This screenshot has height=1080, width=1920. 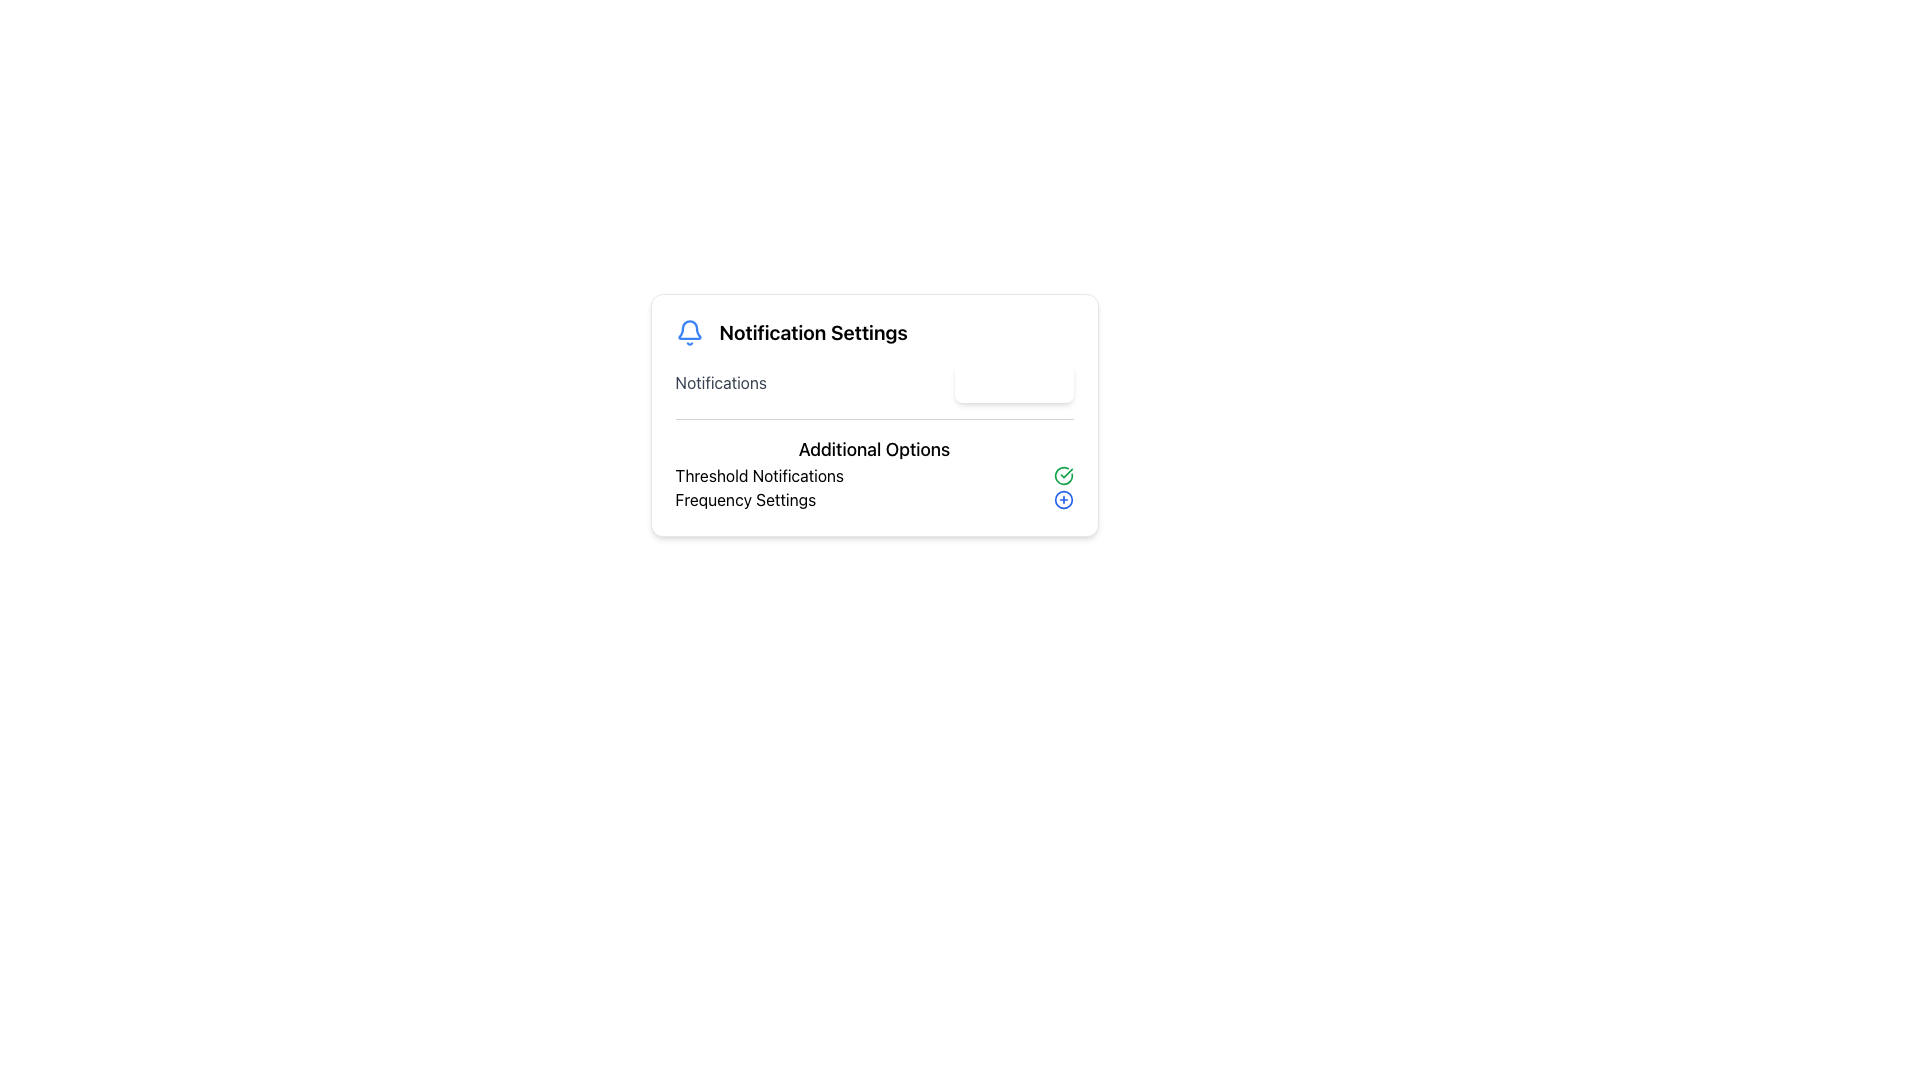 What do you see at coordinates (1062, 499) in the screenshot?
I see `the circular SVG graphical element that serves as a background for the 'plus' icon, located at the bottom-right section of the interface, next to the 'Frequency Settings' label` at bounding box center [1062, 499].